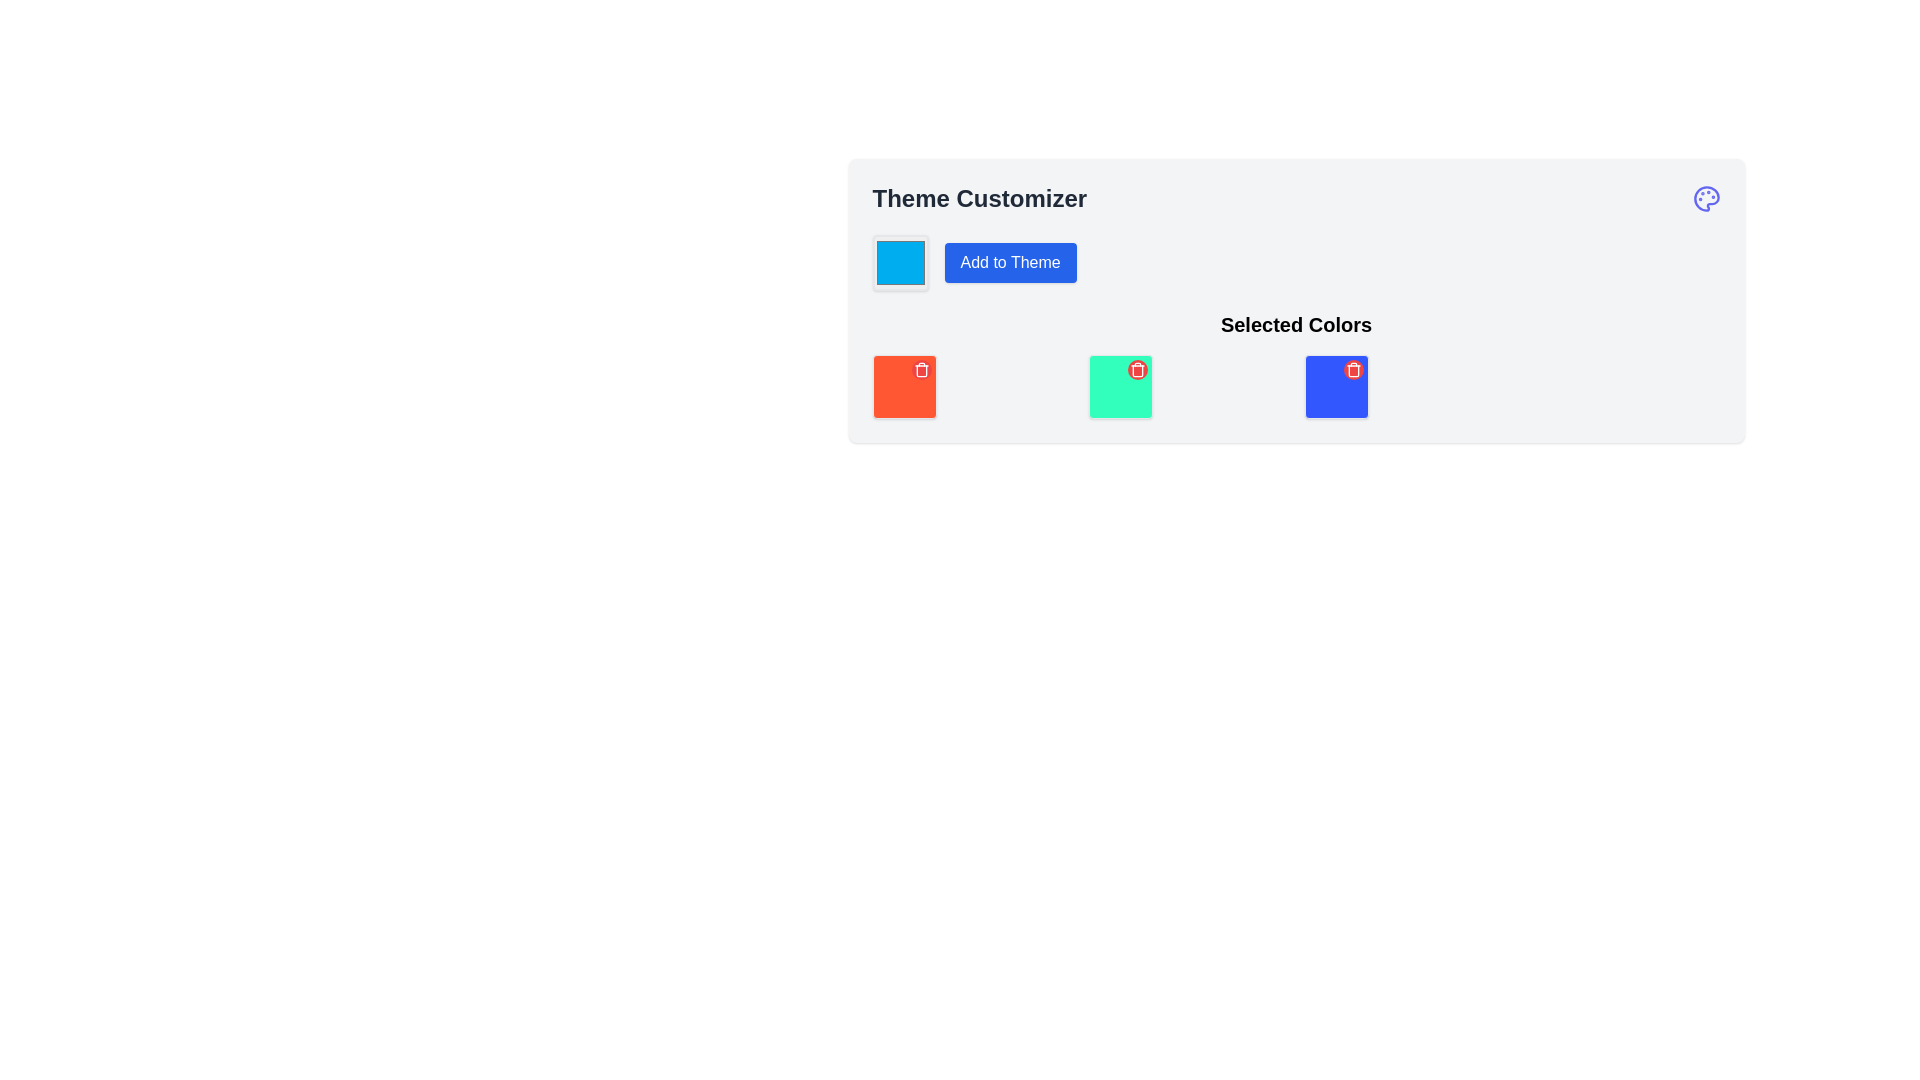  Describe the element at coordinates (1705, 199) in the screenshot. I see `the circular palette icon located in the top-right corner of the 'Theme Customizer' panel` at that location.